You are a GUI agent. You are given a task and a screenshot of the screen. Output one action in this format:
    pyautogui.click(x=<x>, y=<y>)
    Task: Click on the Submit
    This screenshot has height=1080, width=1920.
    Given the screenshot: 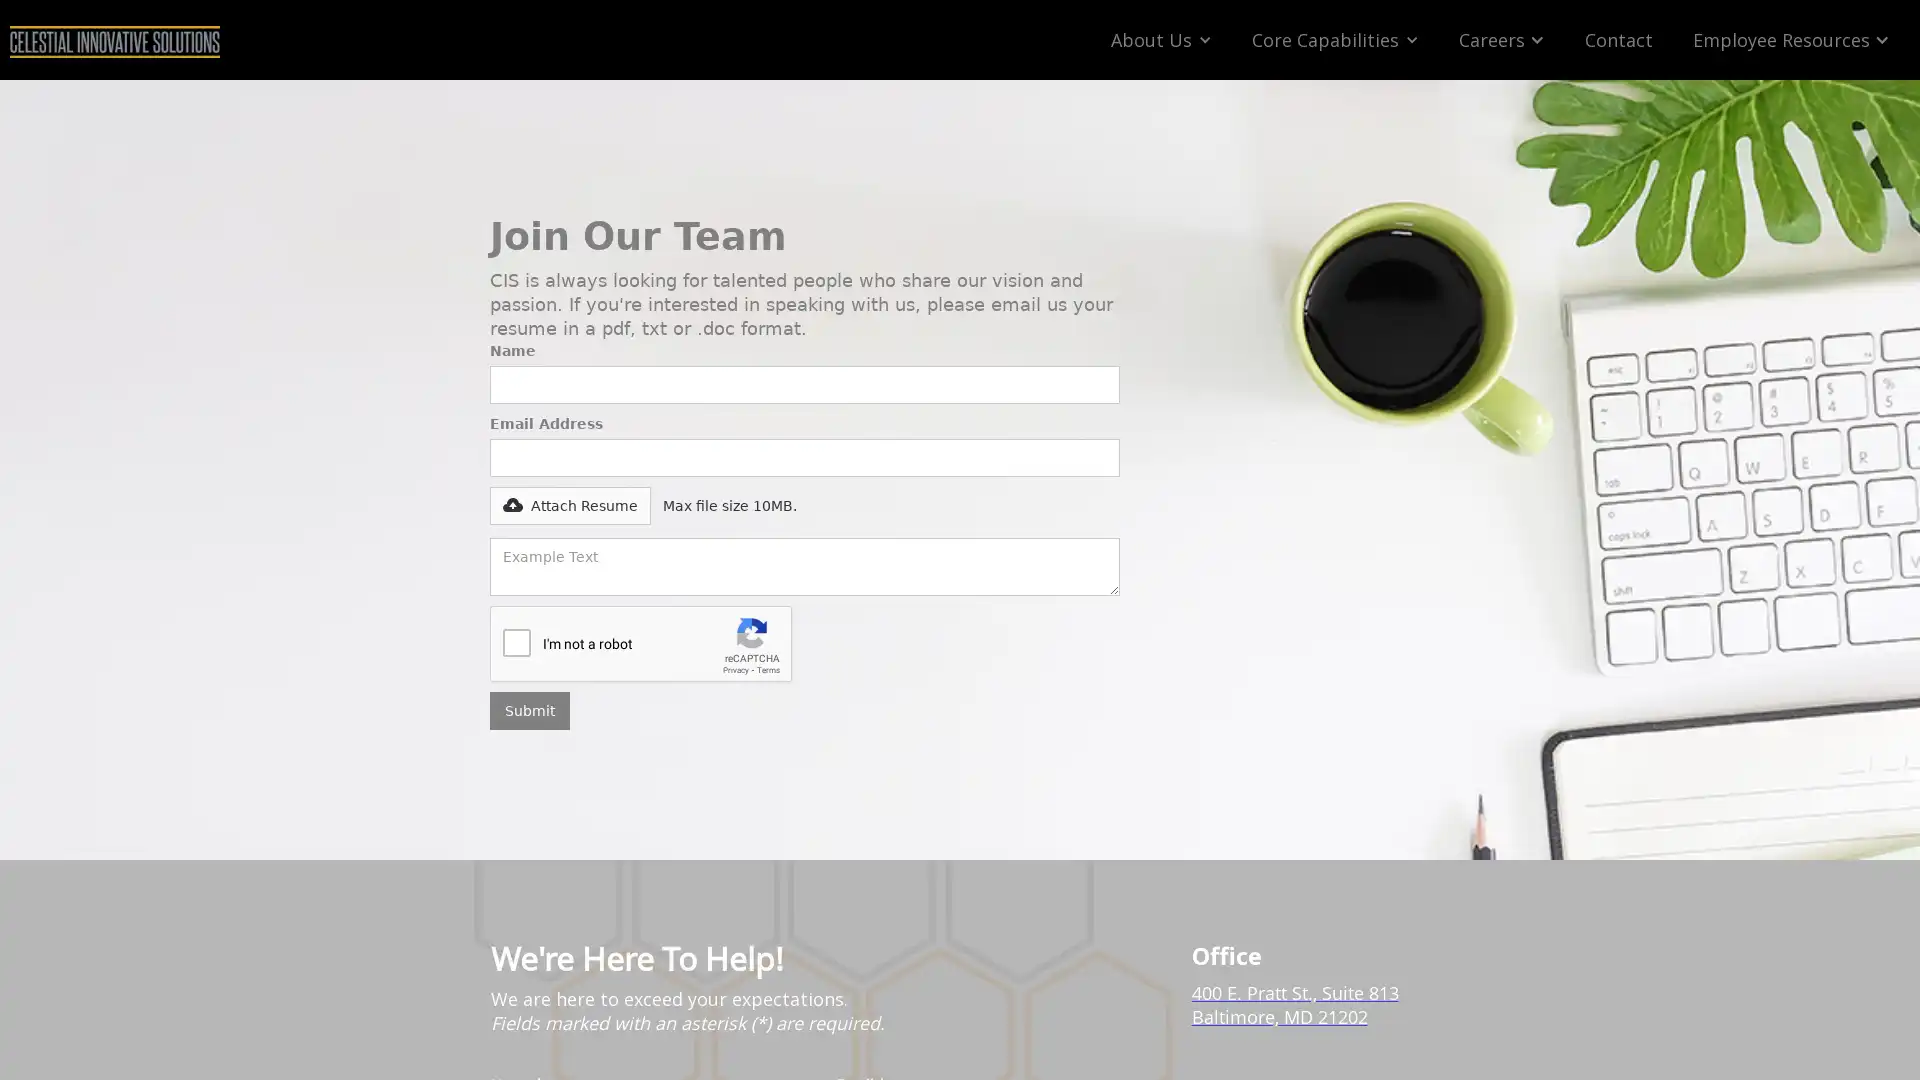 What is the action you would take?
    pyautogui.click(x=529, y=709)
    